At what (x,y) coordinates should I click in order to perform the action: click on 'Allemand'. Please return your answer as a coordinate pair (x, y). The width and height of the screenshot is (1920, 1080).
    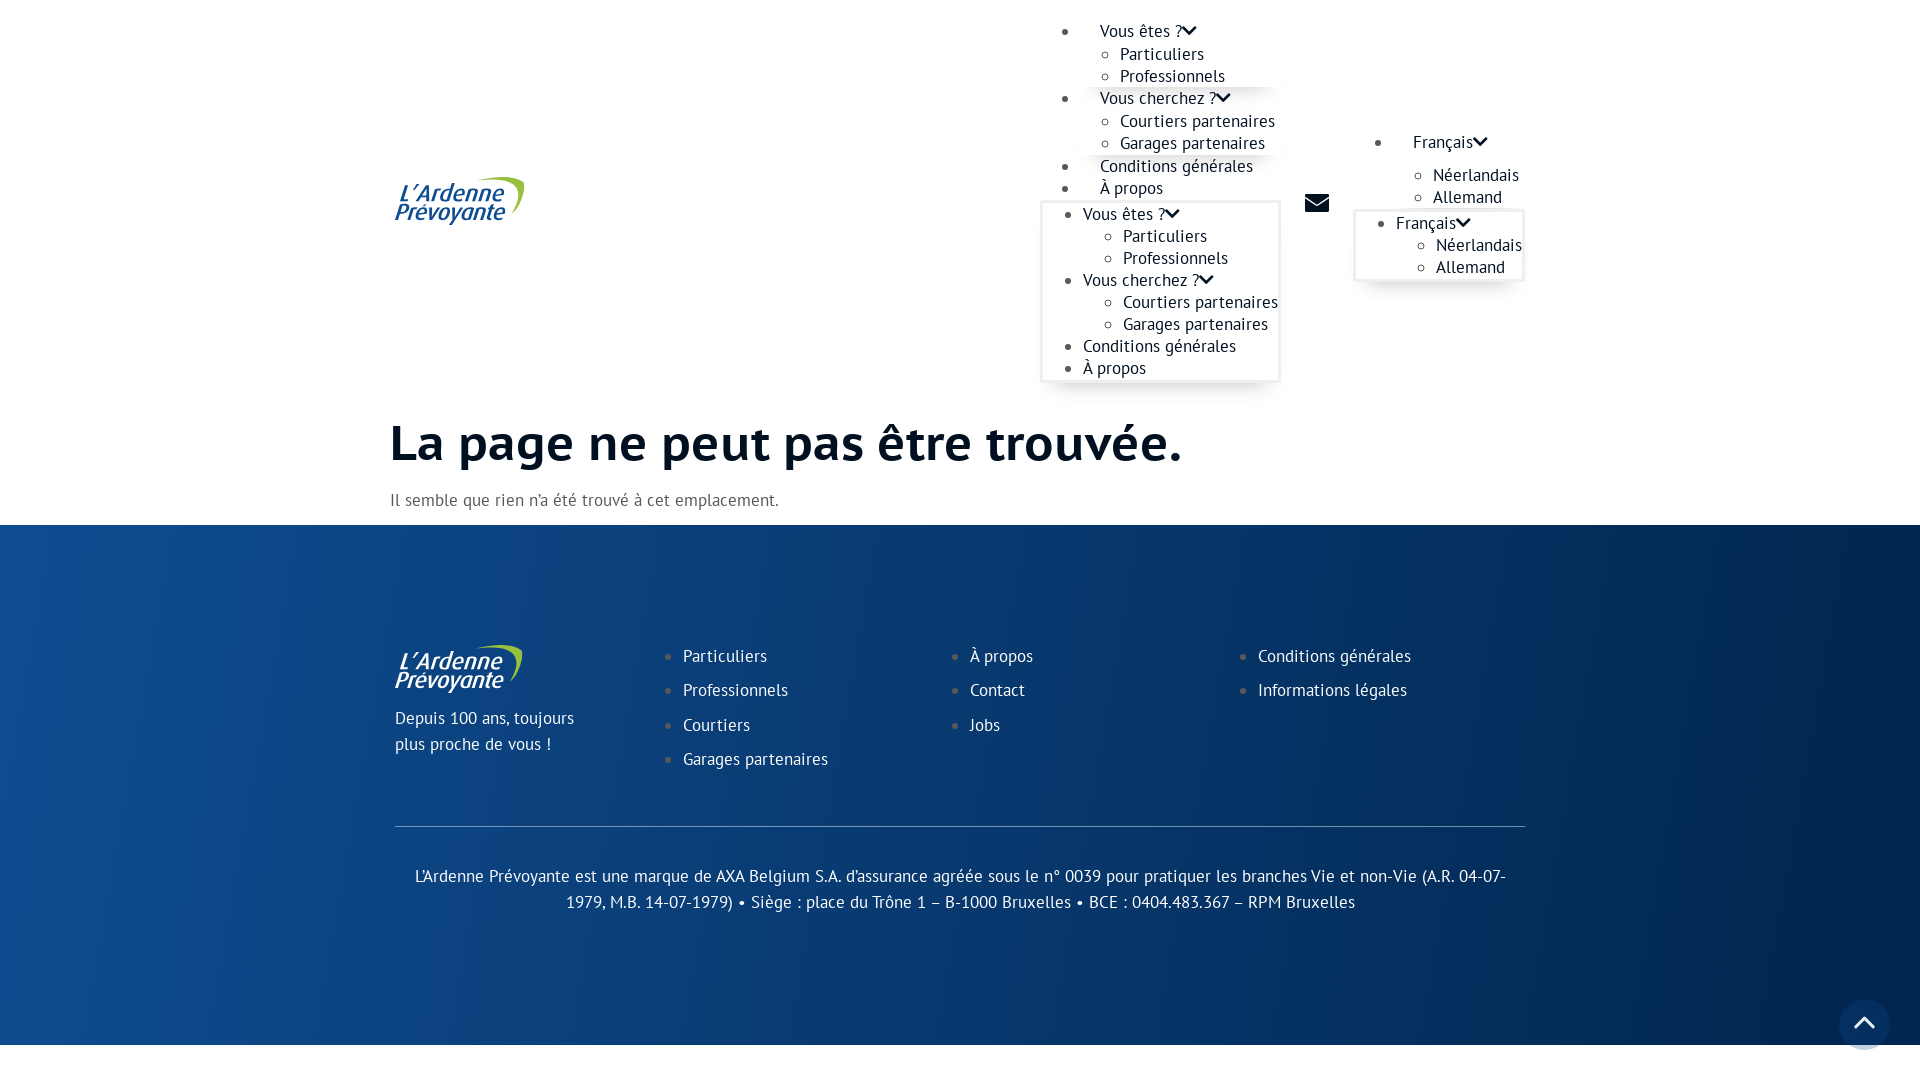
    Looking at the image, I should click on (1478, 196).